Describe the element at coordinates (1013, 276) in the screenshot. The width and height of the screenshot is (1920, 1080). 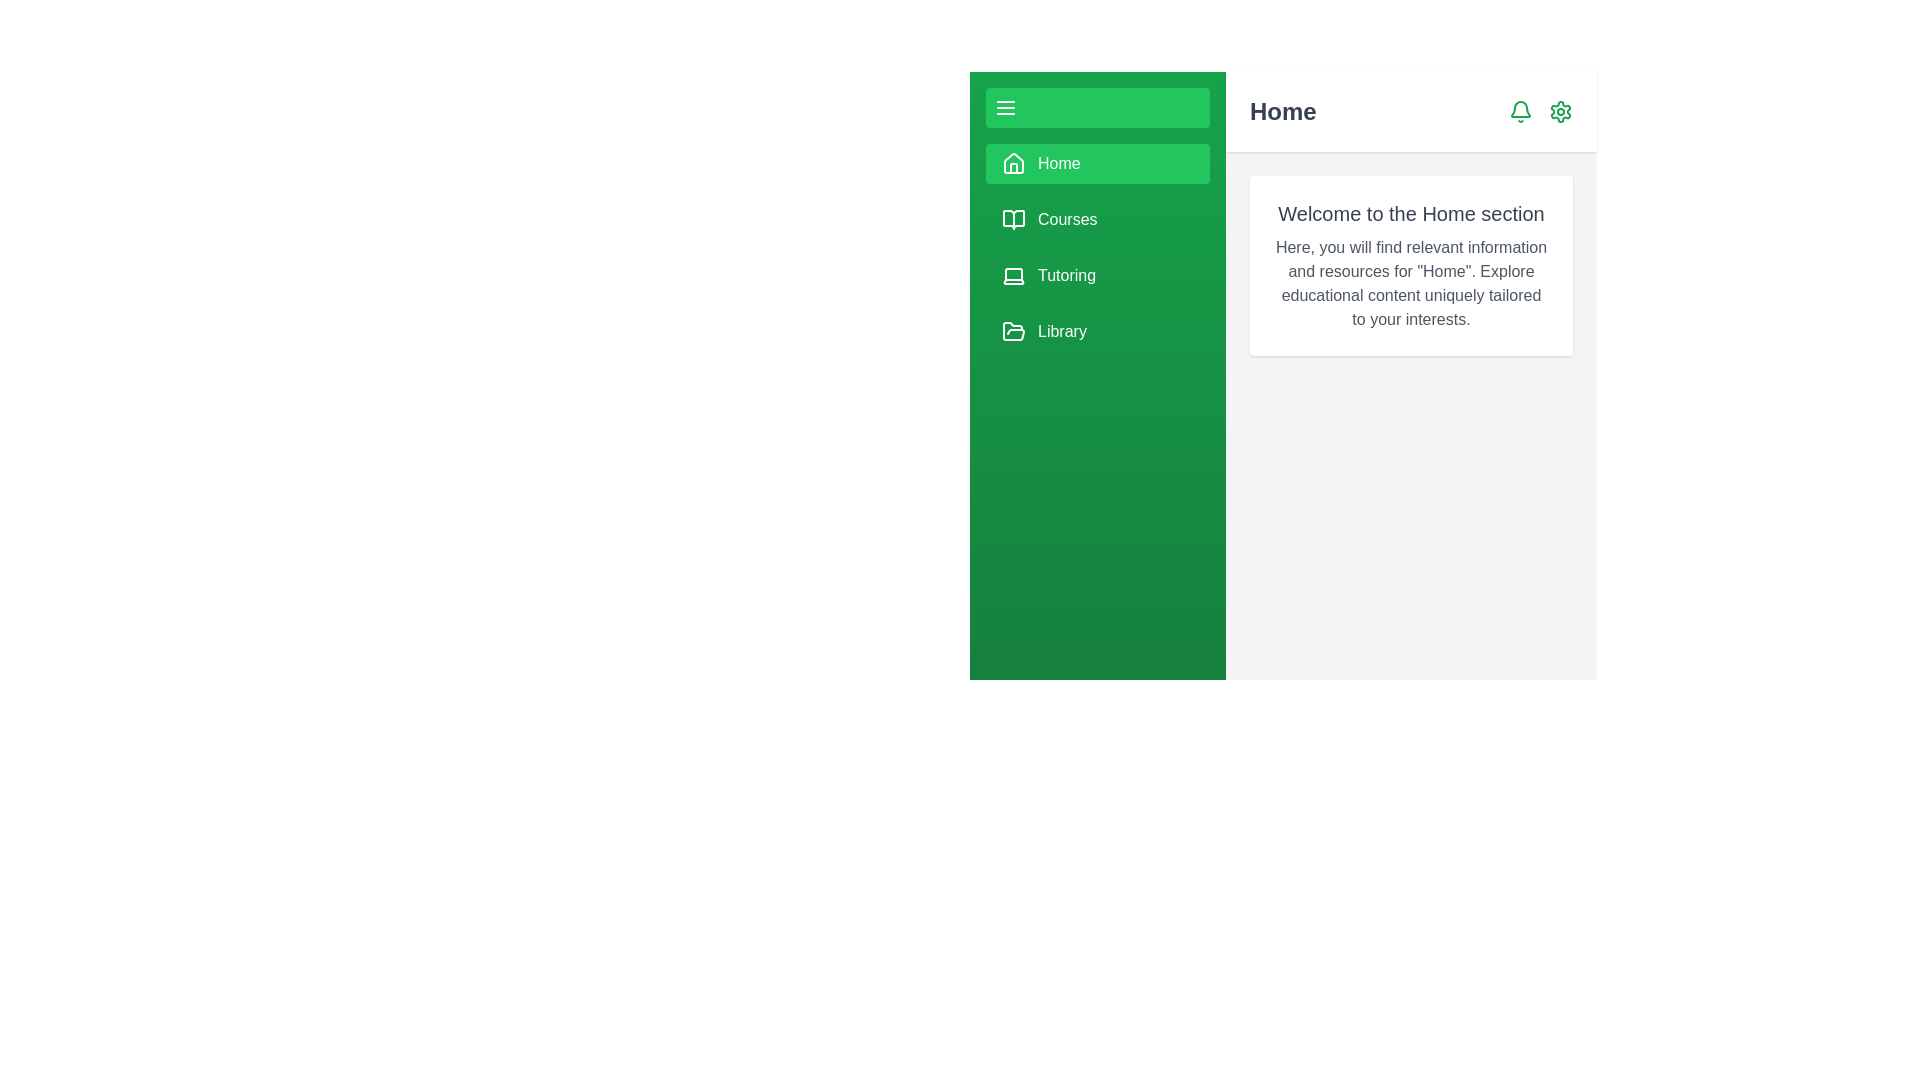
I see `the laptop computer icon located in the navigation menu adjacent to the 'Tutoring' label` at that location.